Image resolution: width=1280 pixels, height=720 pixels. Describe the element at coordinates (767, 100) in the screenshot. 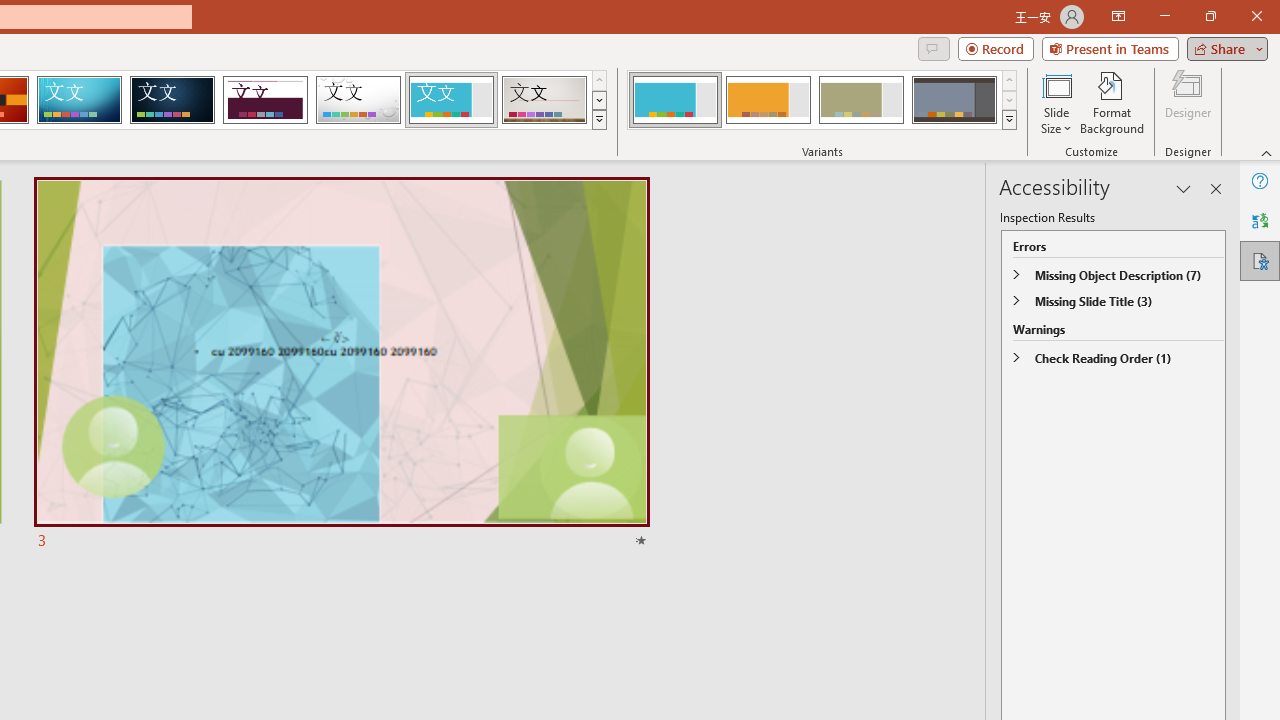

I see `'Frame Variant 2'` at that location.